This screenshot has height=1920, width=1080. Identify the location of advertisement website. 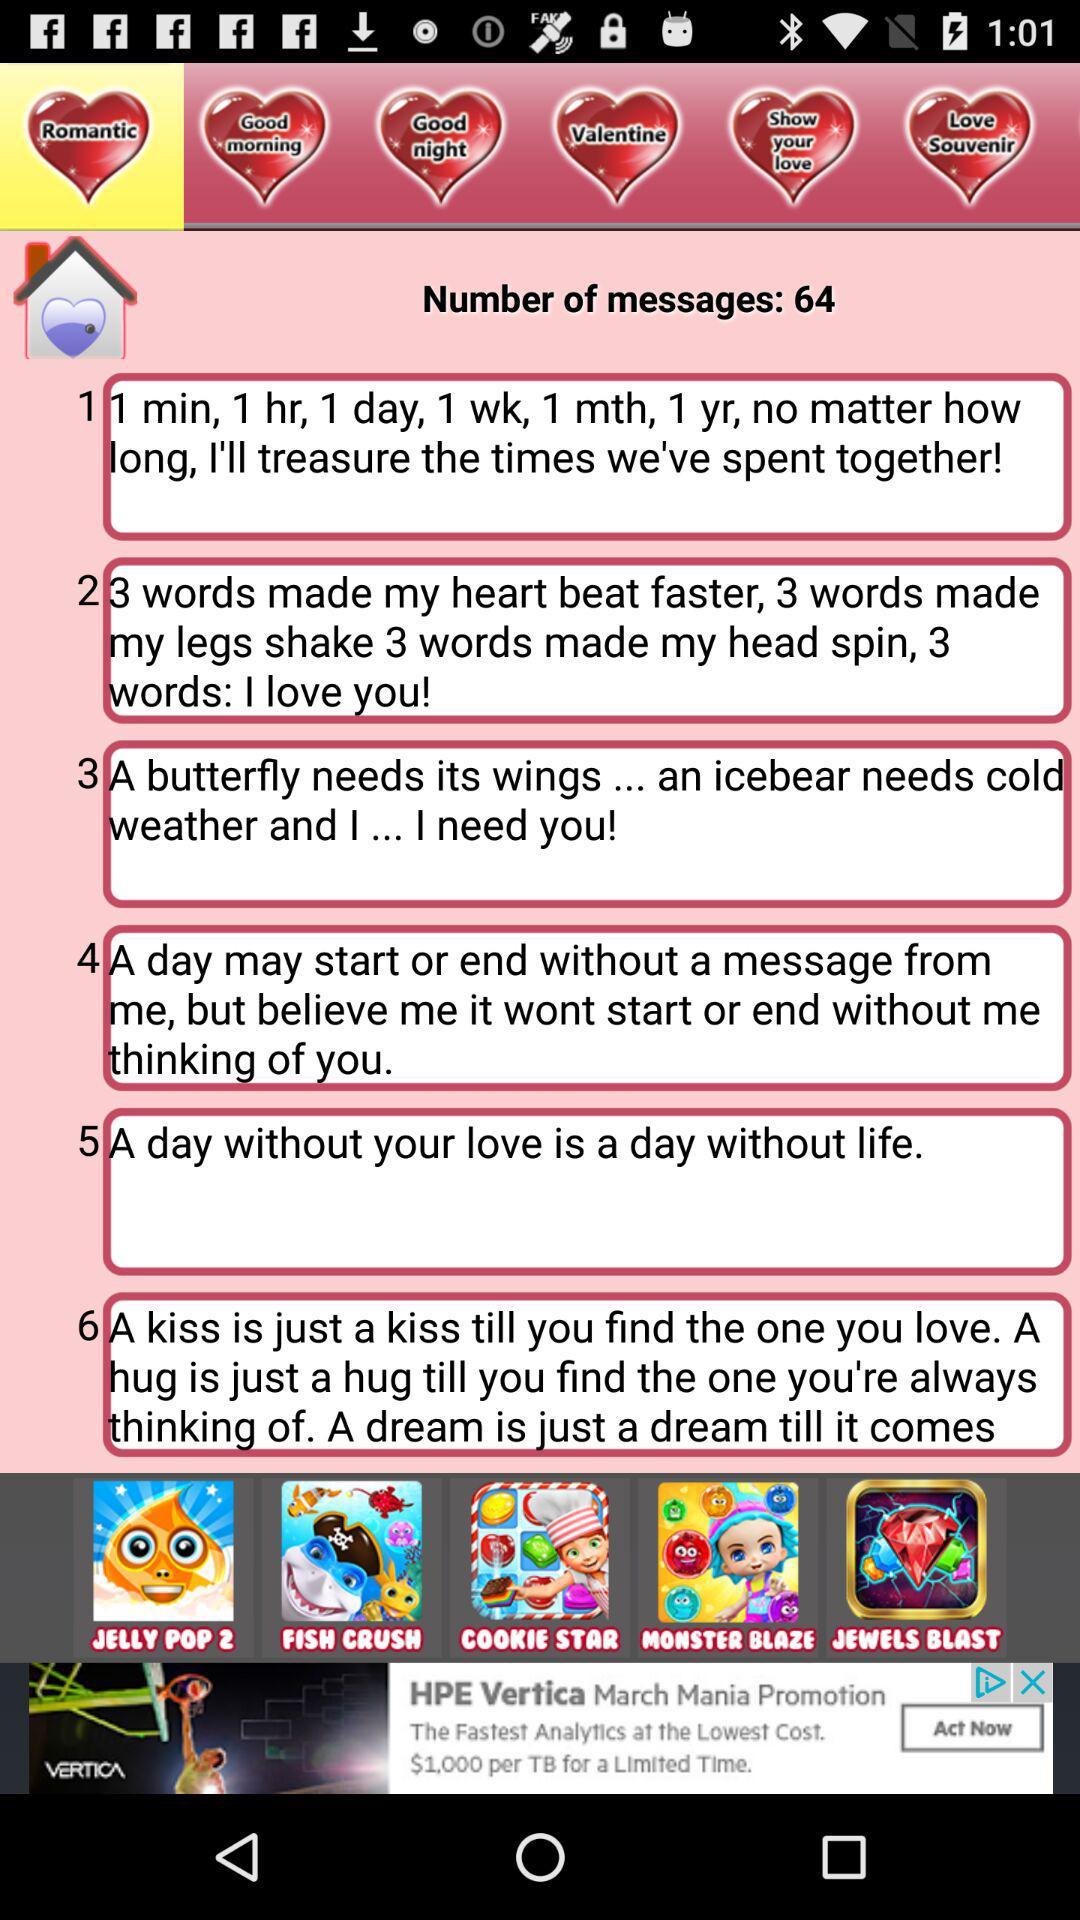
(540, 1727).